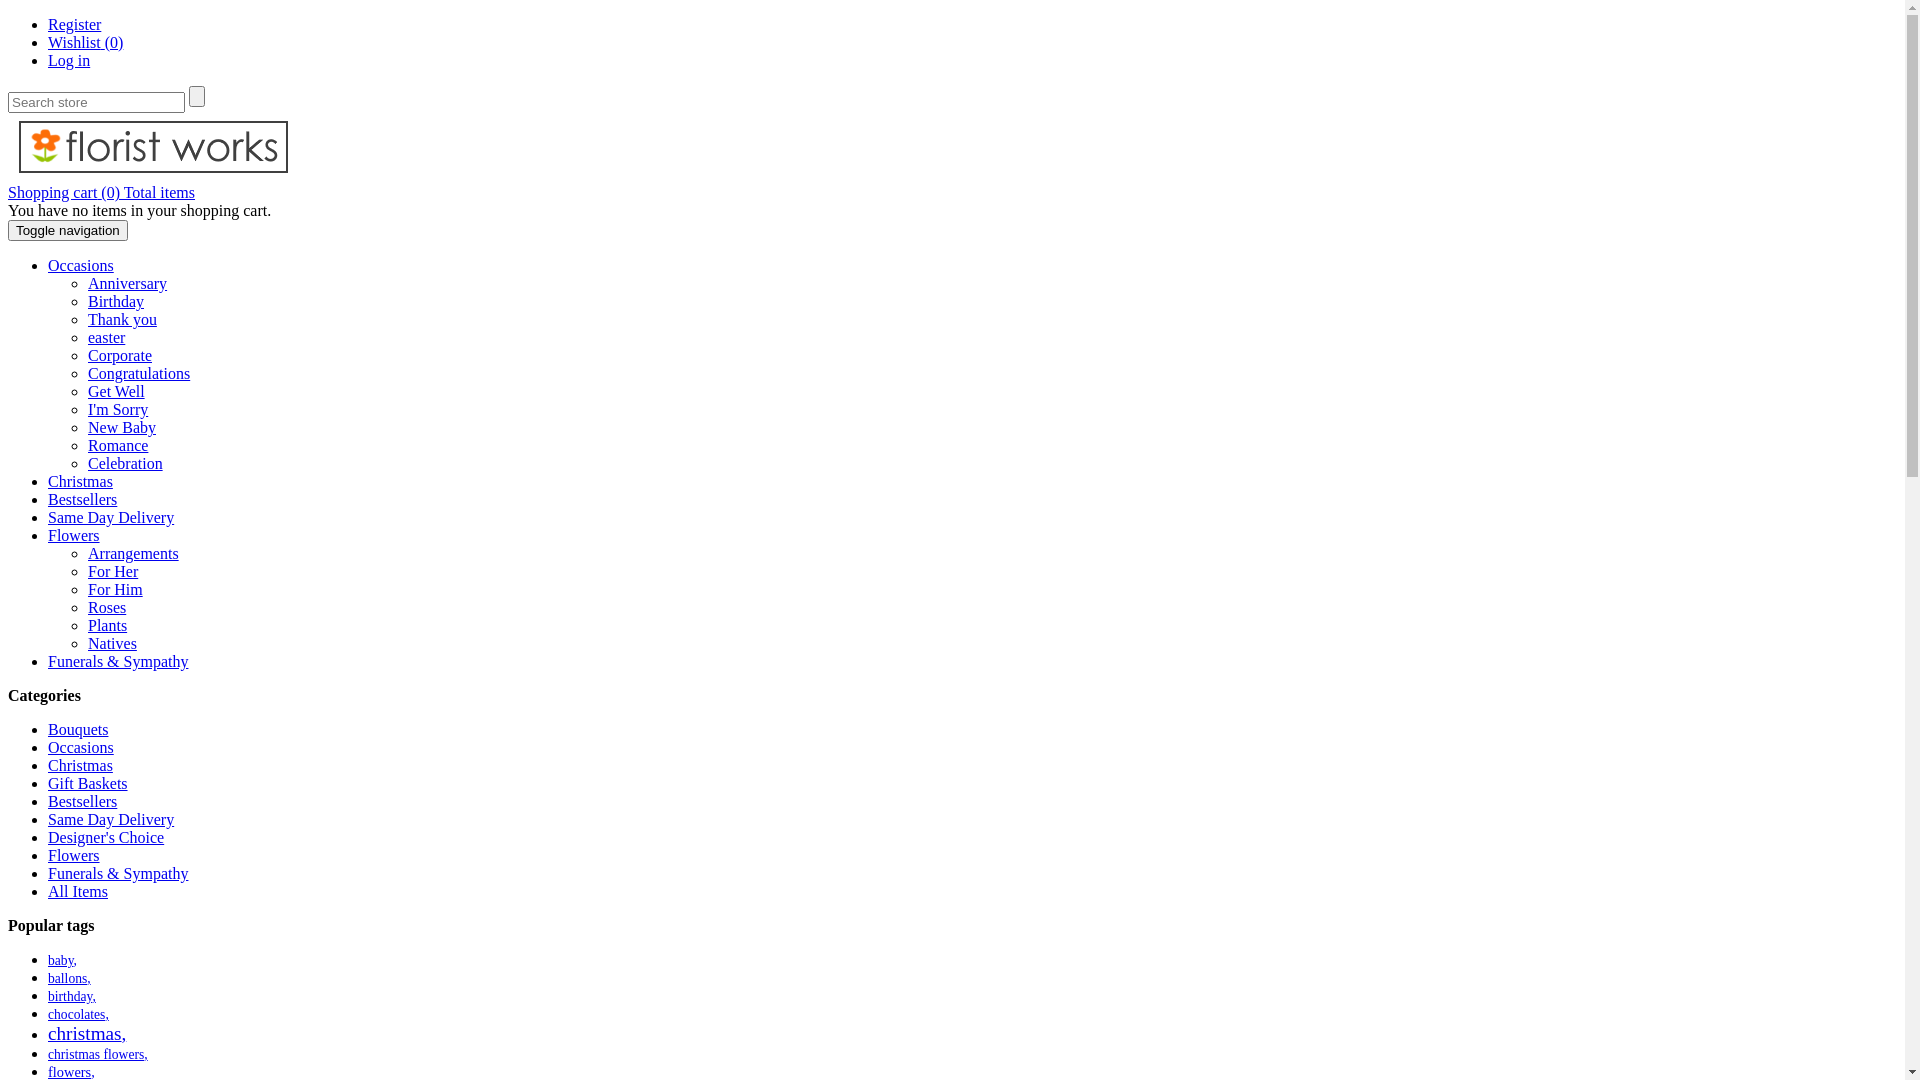 Image resolution: width=1920 pixels, height=1080 pixels. Describe the element at coordinates (48, 42) in the screenshot. I see `'Wishlist (0)'` at that location.